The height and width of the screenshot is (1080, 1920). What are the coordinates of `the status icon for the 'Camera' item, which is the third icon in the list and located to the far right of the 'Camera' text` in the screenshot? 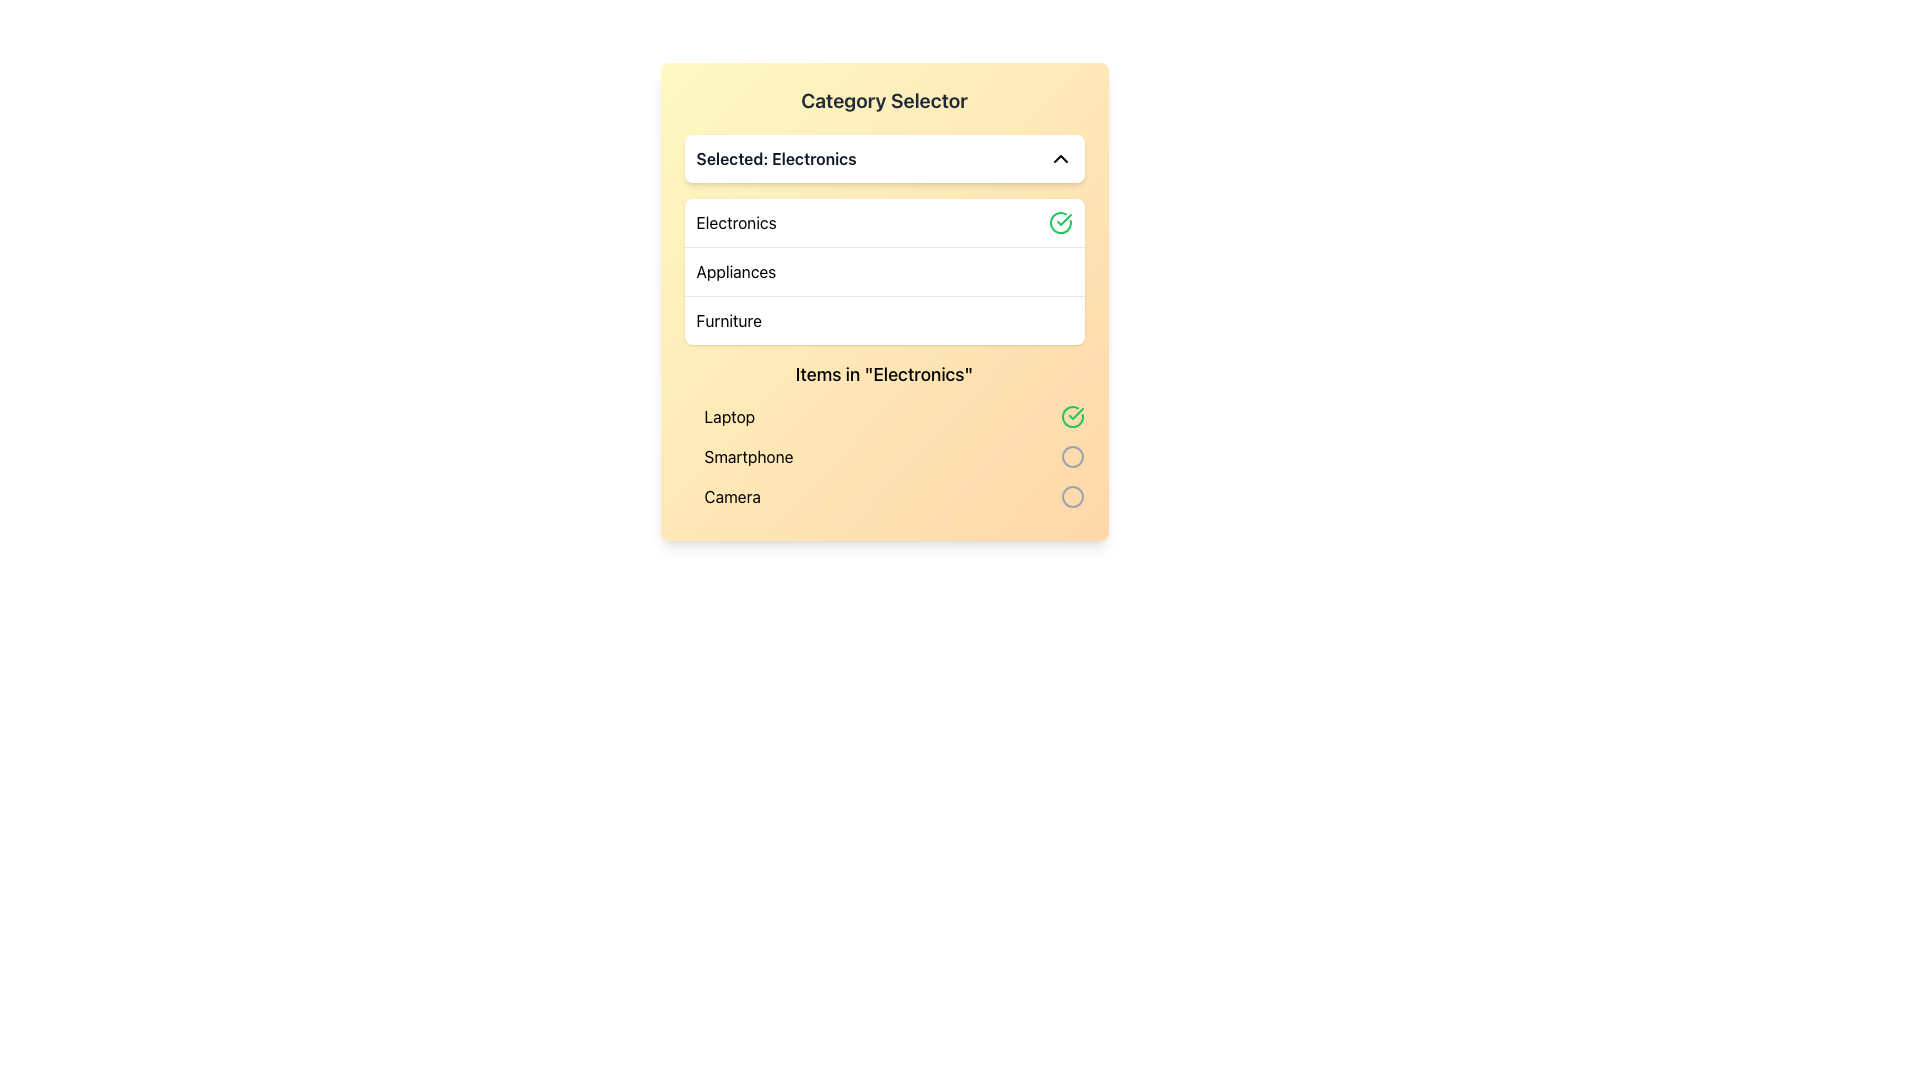 It's located at (1071, 496).